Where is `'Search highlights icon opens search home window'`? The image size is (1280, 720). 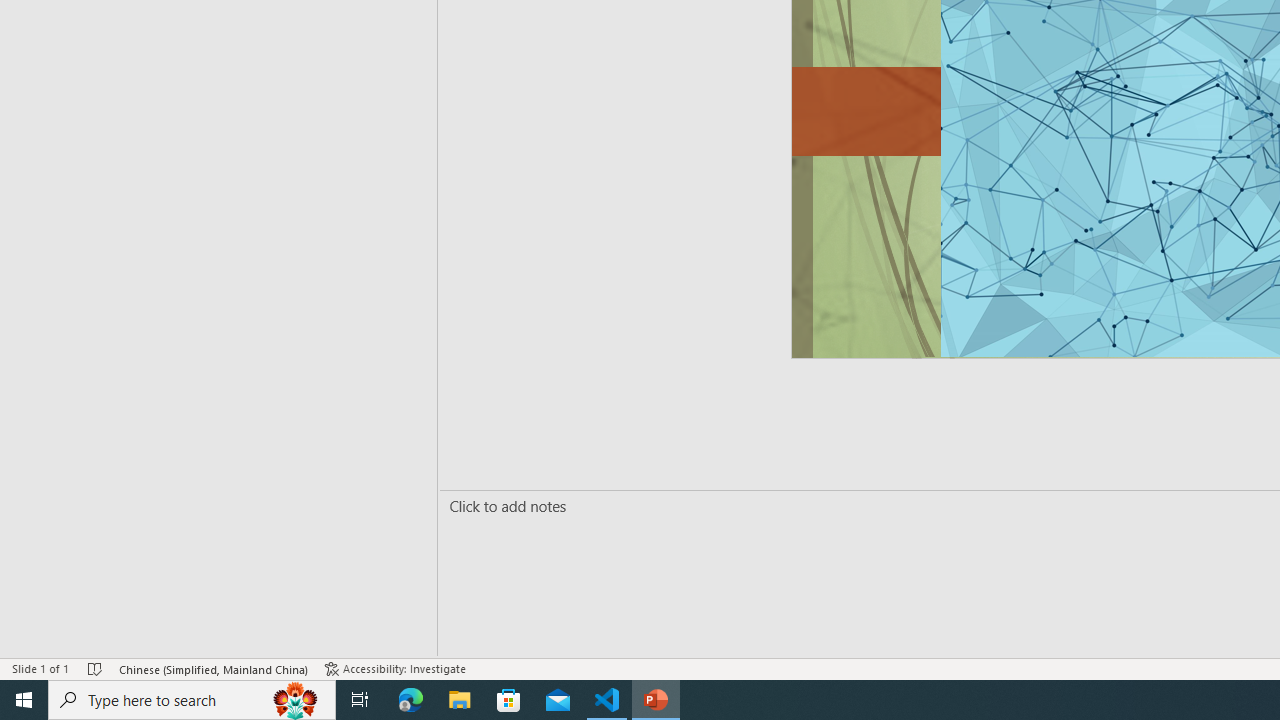
'Search highlights icon opens search home window' is located at coordinates (294, 698).